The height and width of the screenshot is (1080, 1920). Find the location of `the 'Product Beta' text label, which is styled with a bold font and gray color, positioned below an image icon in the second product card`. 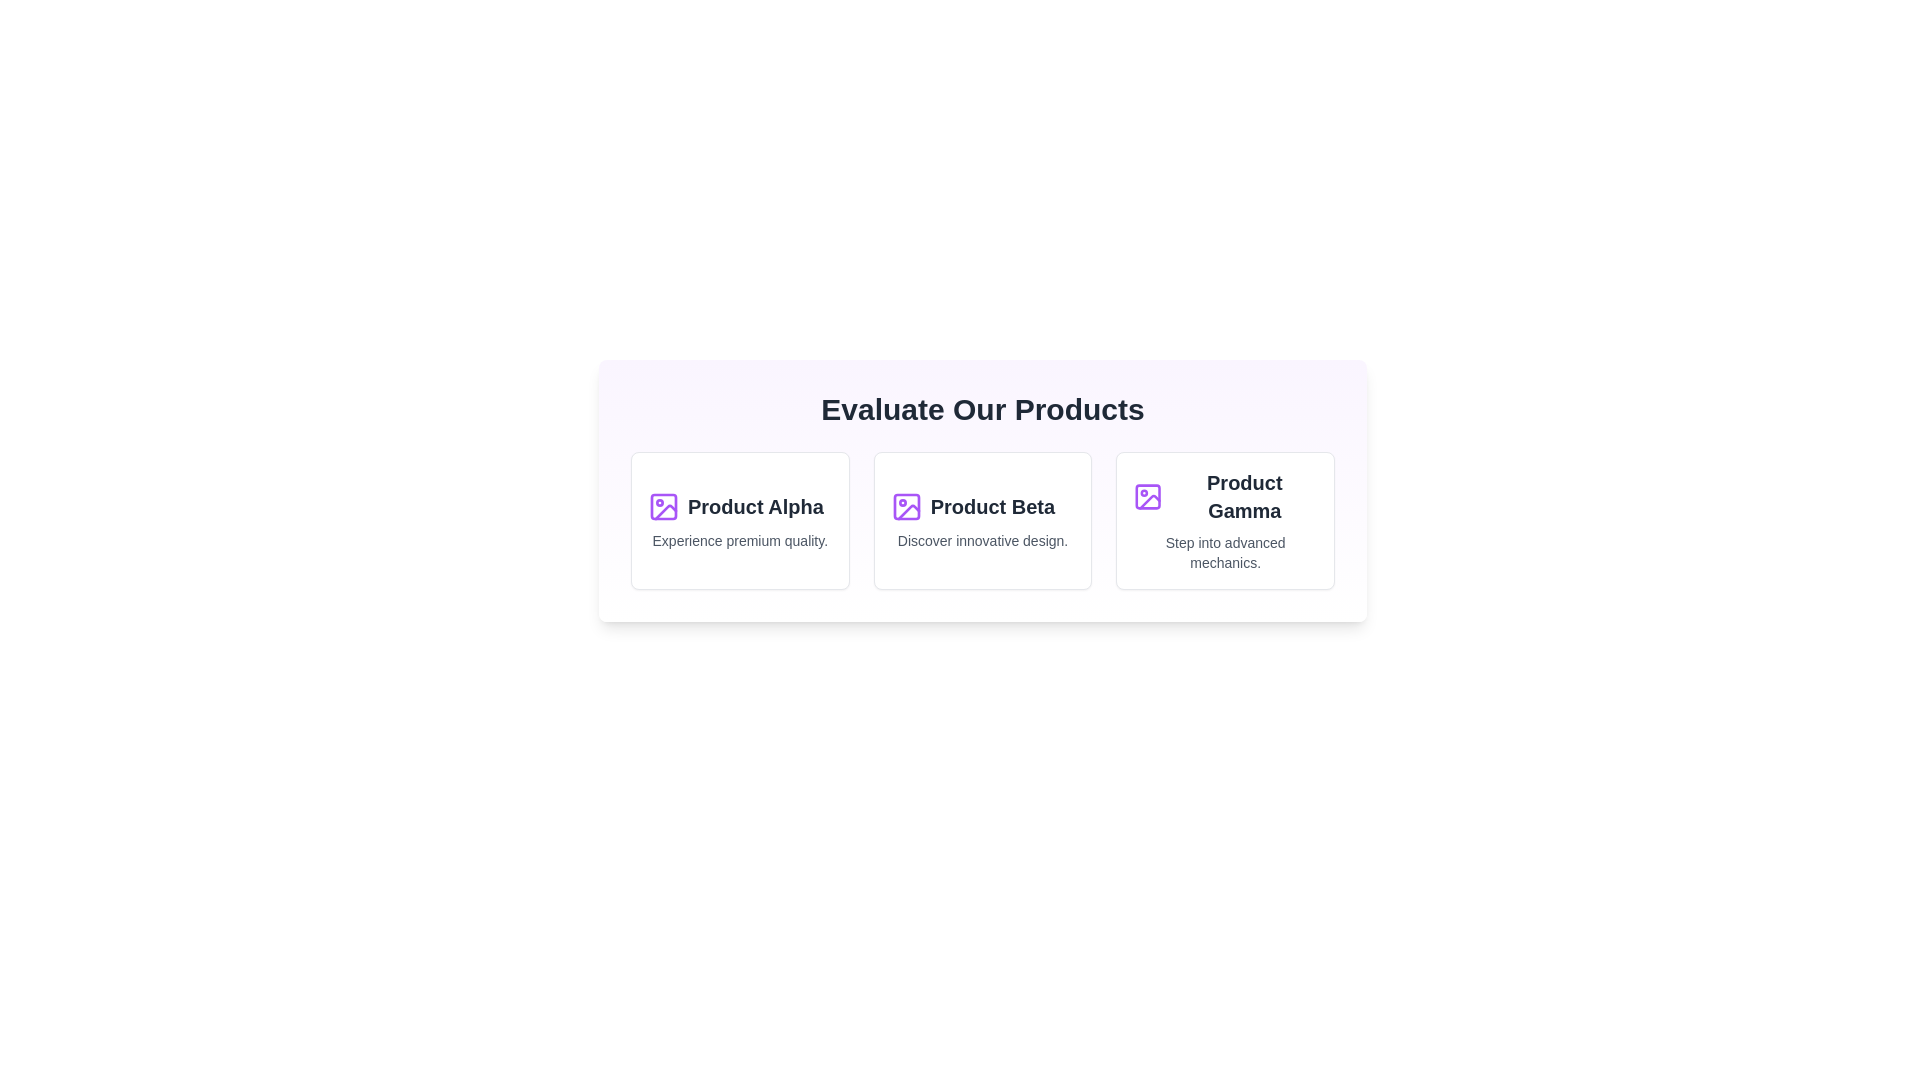

the 'Product Beta' text label, which is styled with a bold font and gray color, positioned below an image icon in the second product card is located at coordinates (992, 505).